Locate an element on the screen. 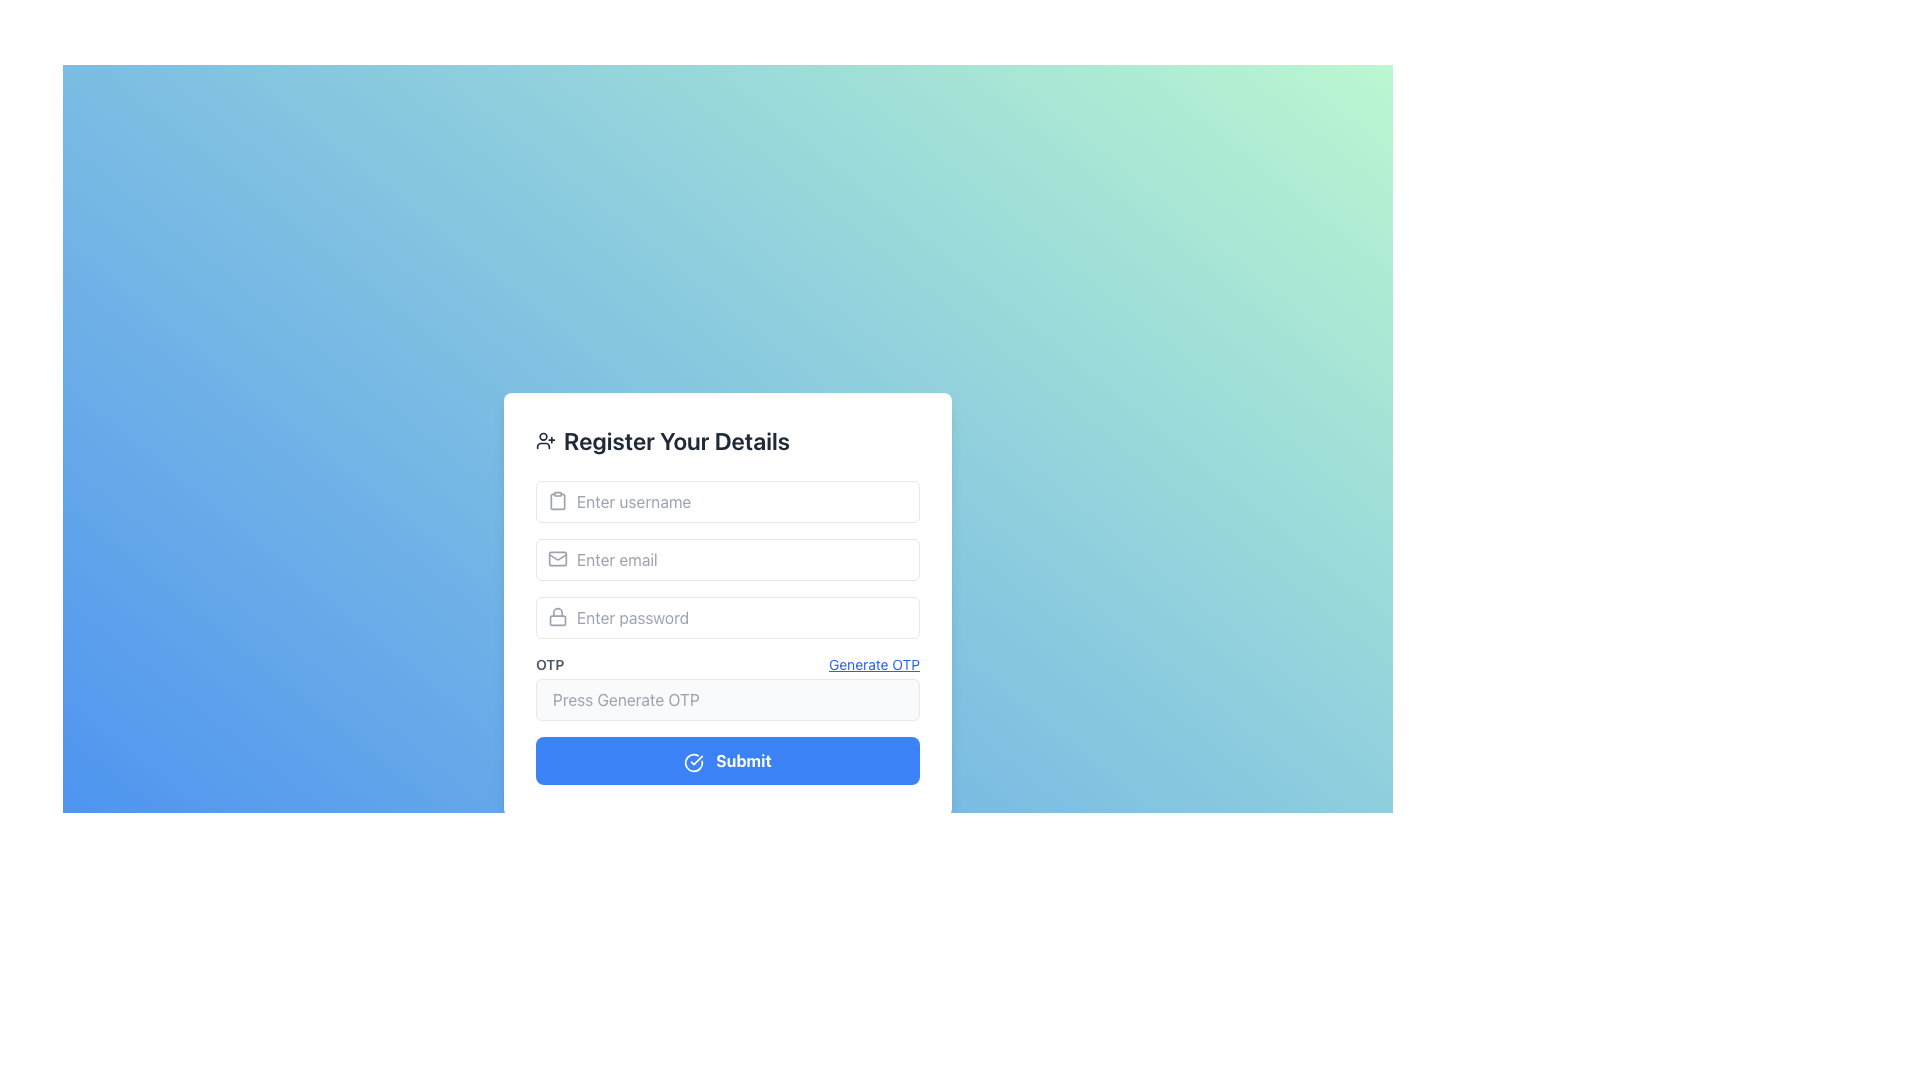 The height and width of the screenshot is (1080, 1920). the decorative clipboard icon located to the left of the username input field is located at coordinates (557, 500).